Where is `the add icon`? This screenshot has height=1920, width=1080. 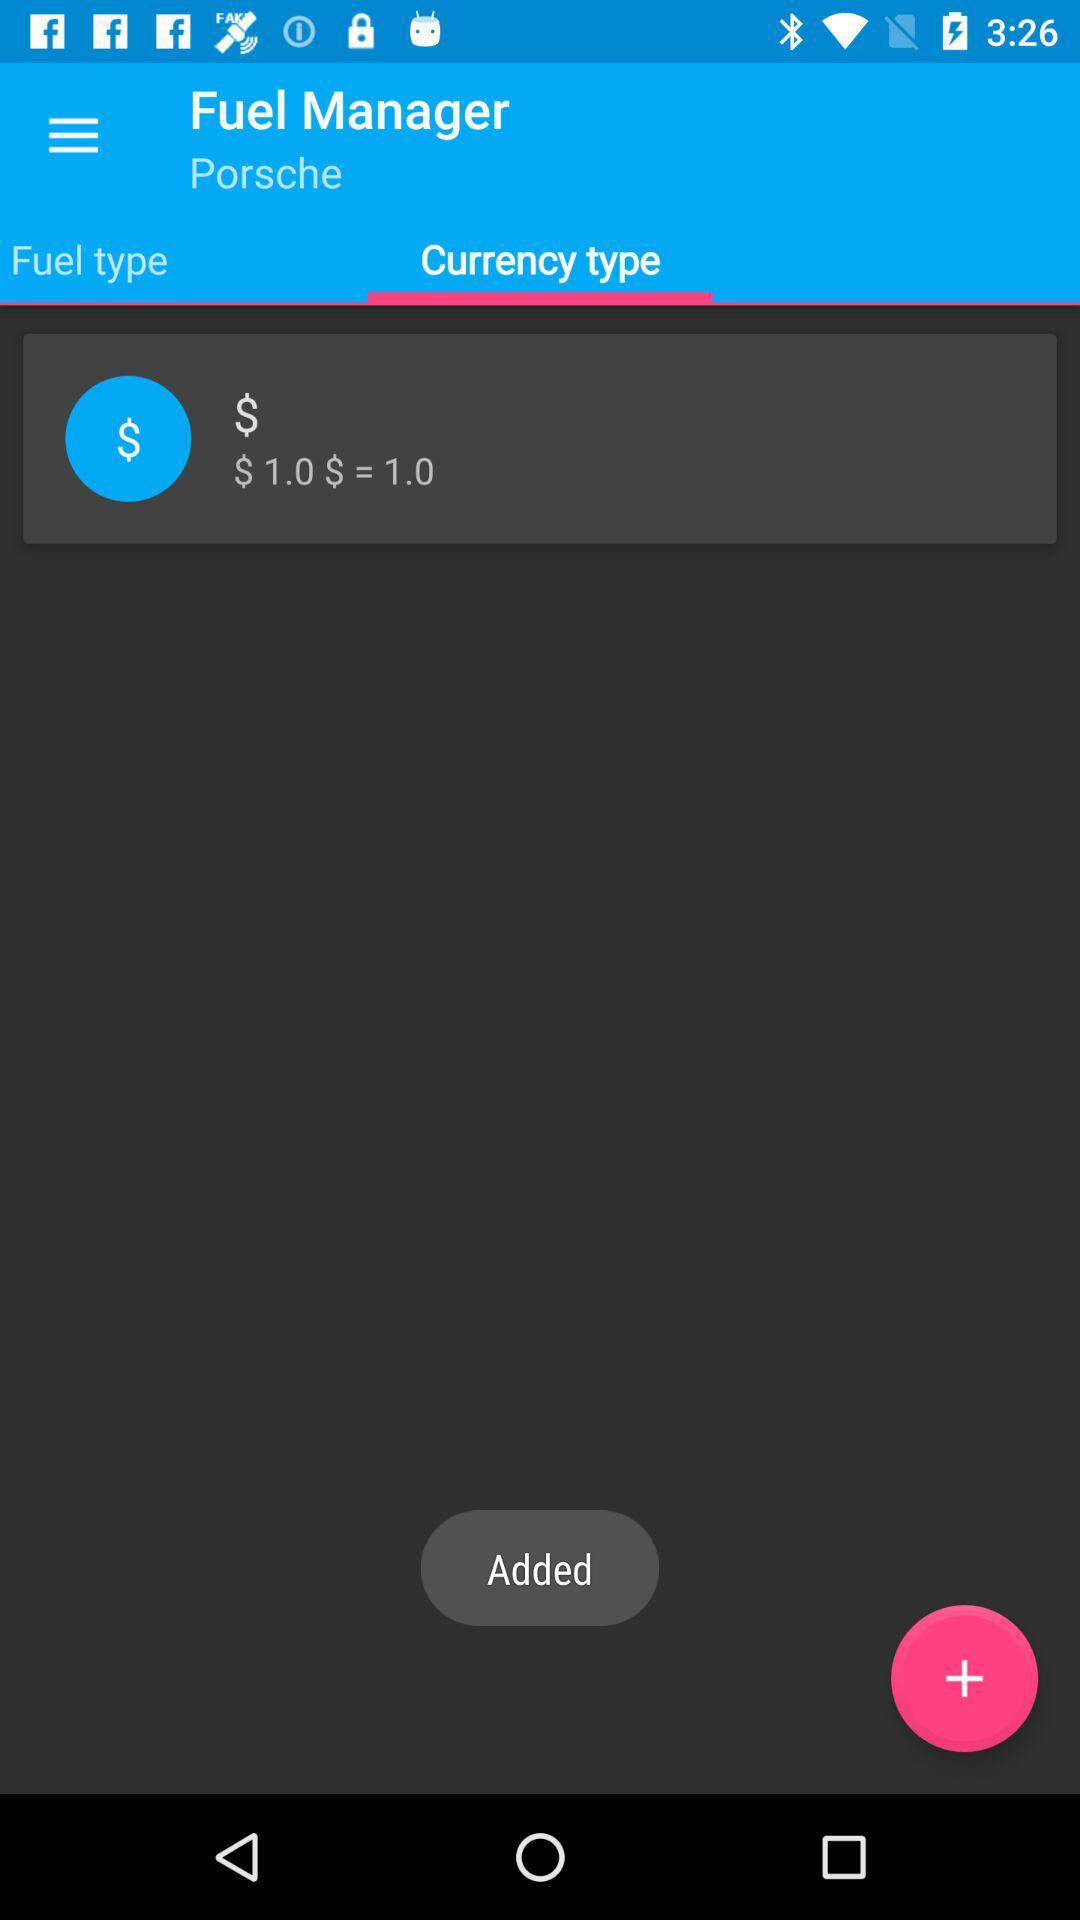
the add icon is located at coordinates (963, 1678).